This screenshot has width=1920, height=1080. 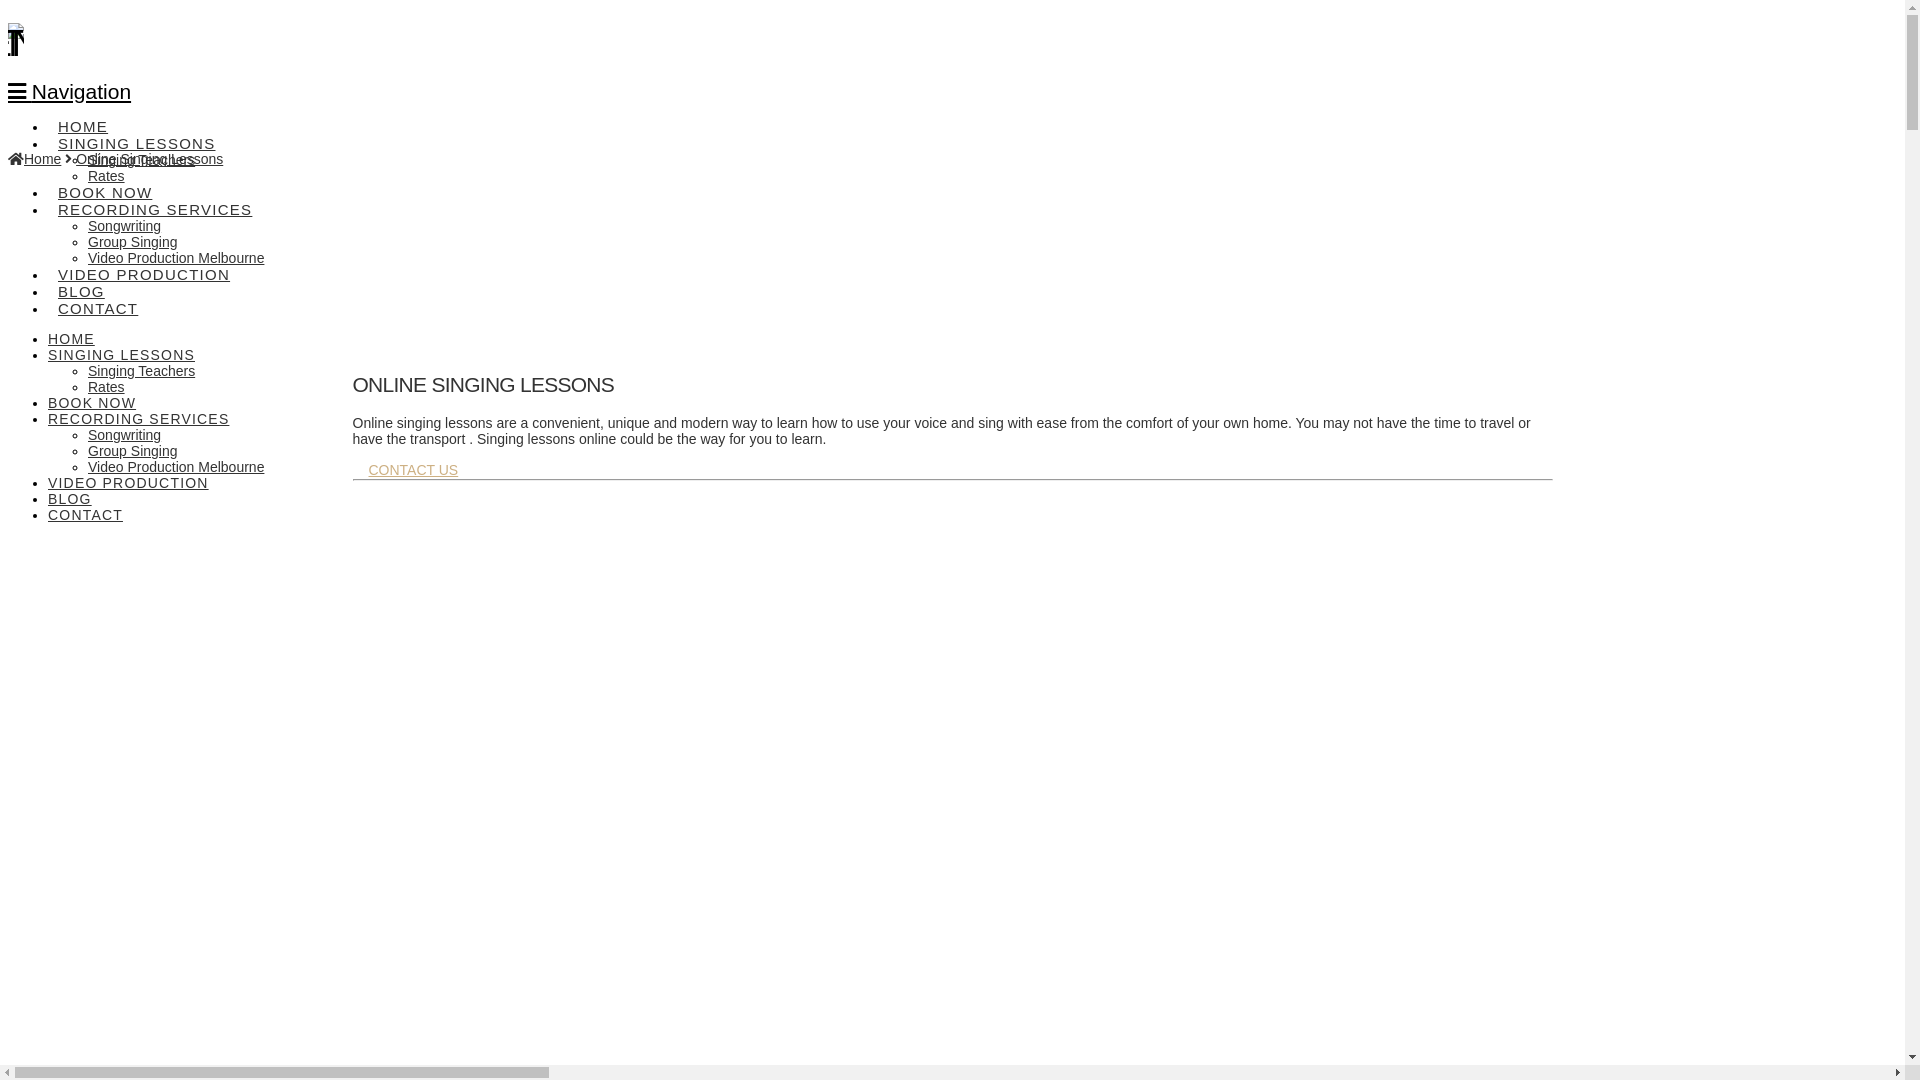 I want to click on 'Group Singing', so click(x=132, y=451).